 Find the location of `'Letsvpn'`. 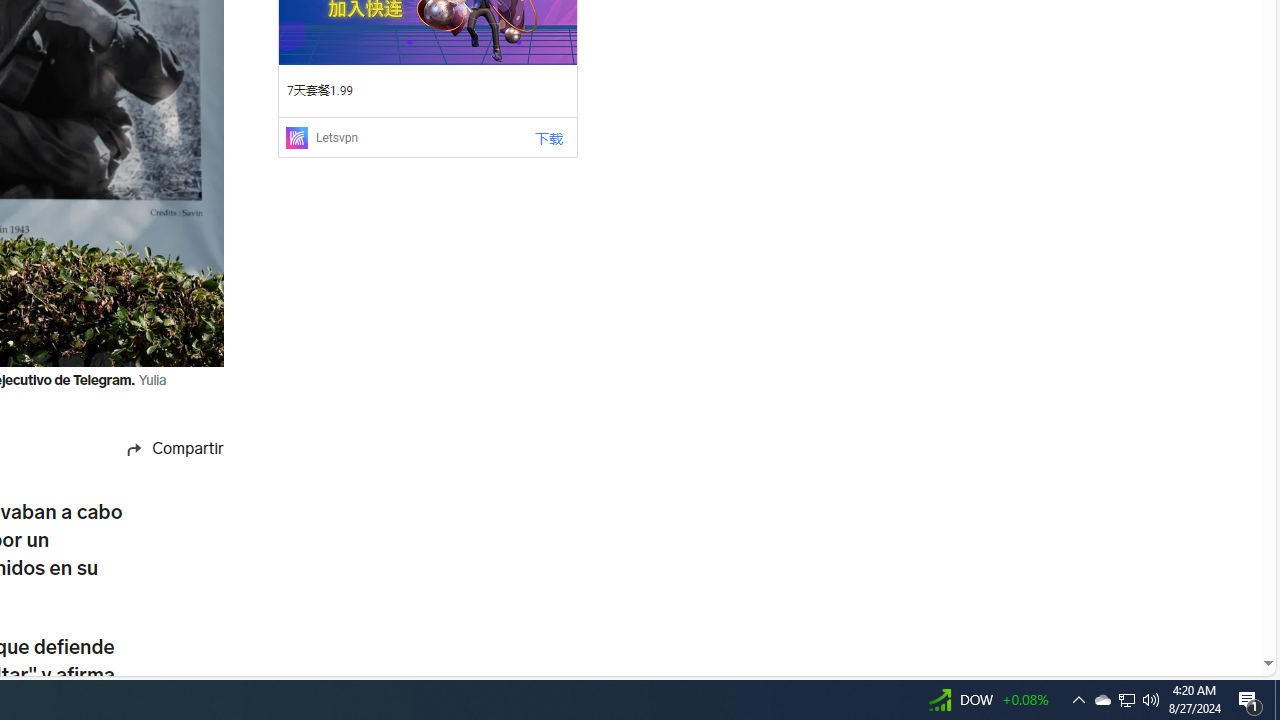

'Letsvpn' is located at coordinates (336, 136).